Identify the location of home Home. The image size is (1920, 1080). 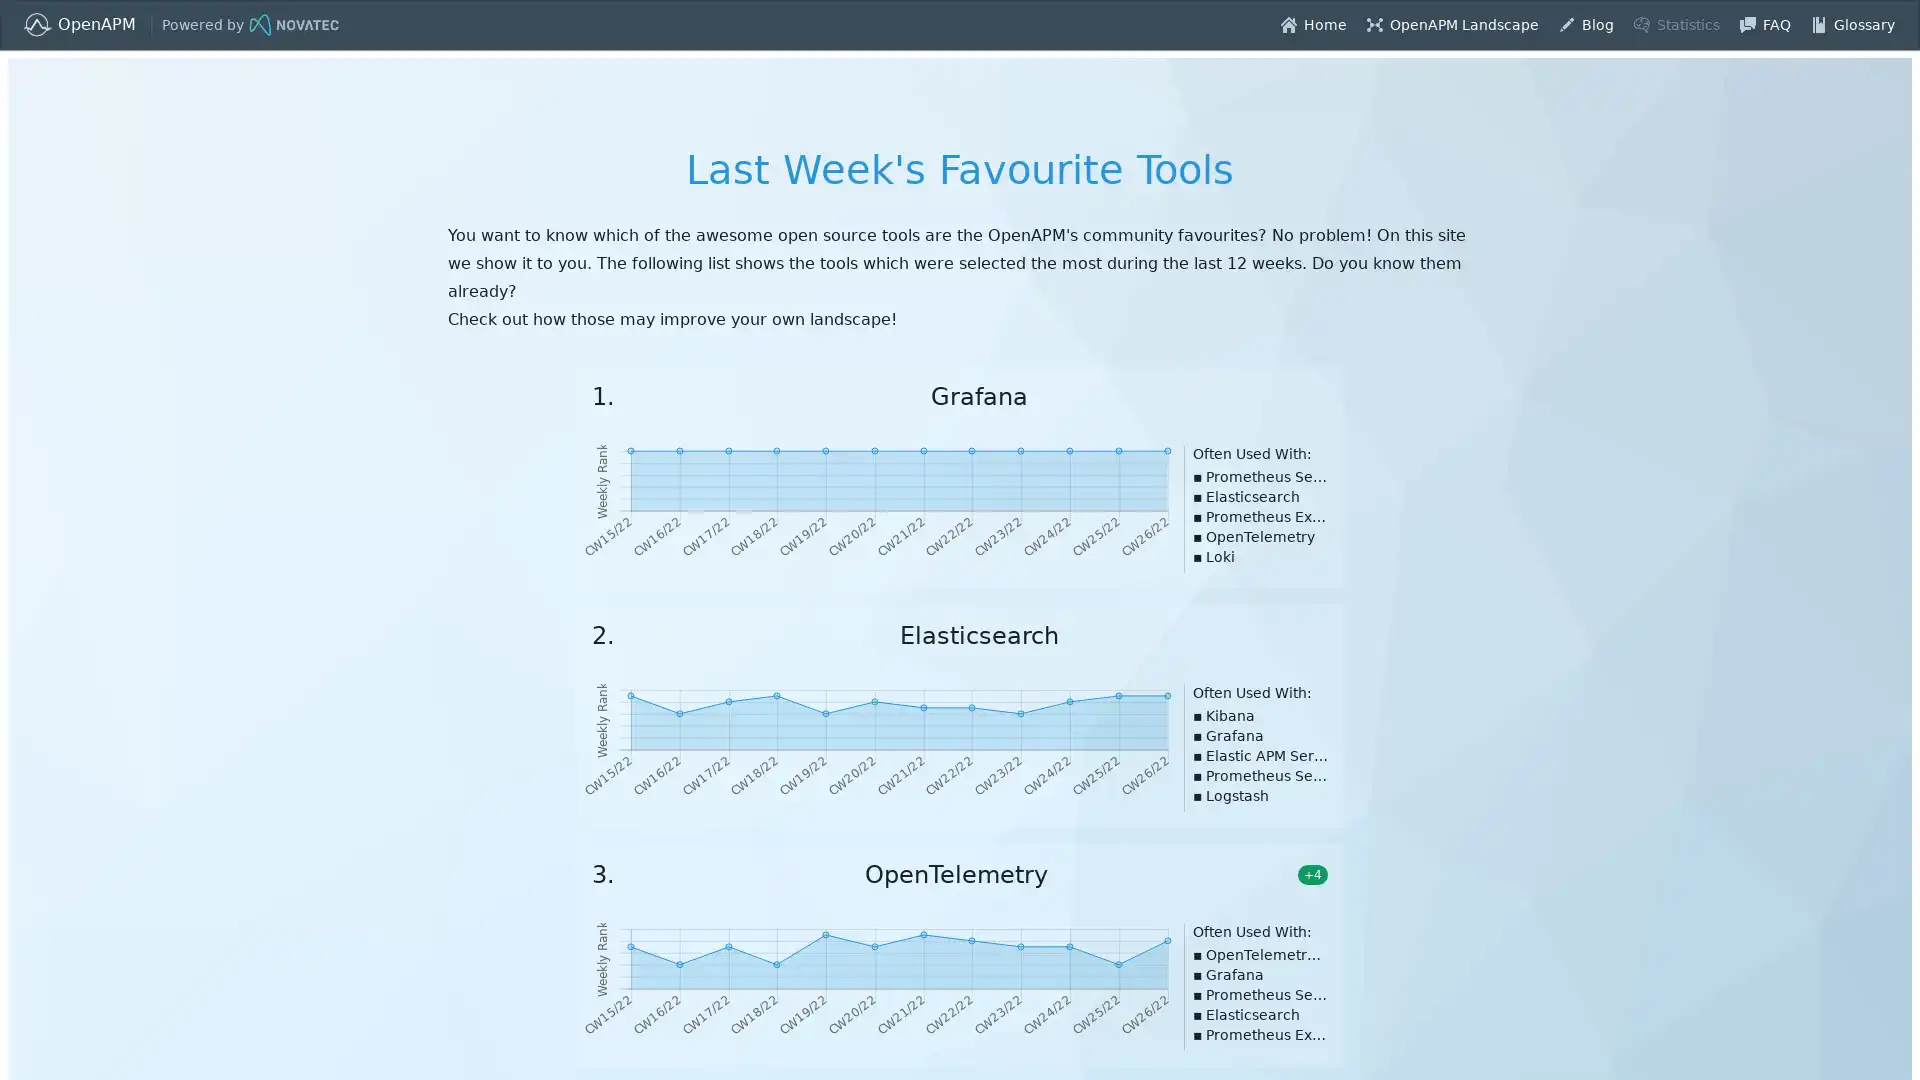
(1314, 24).